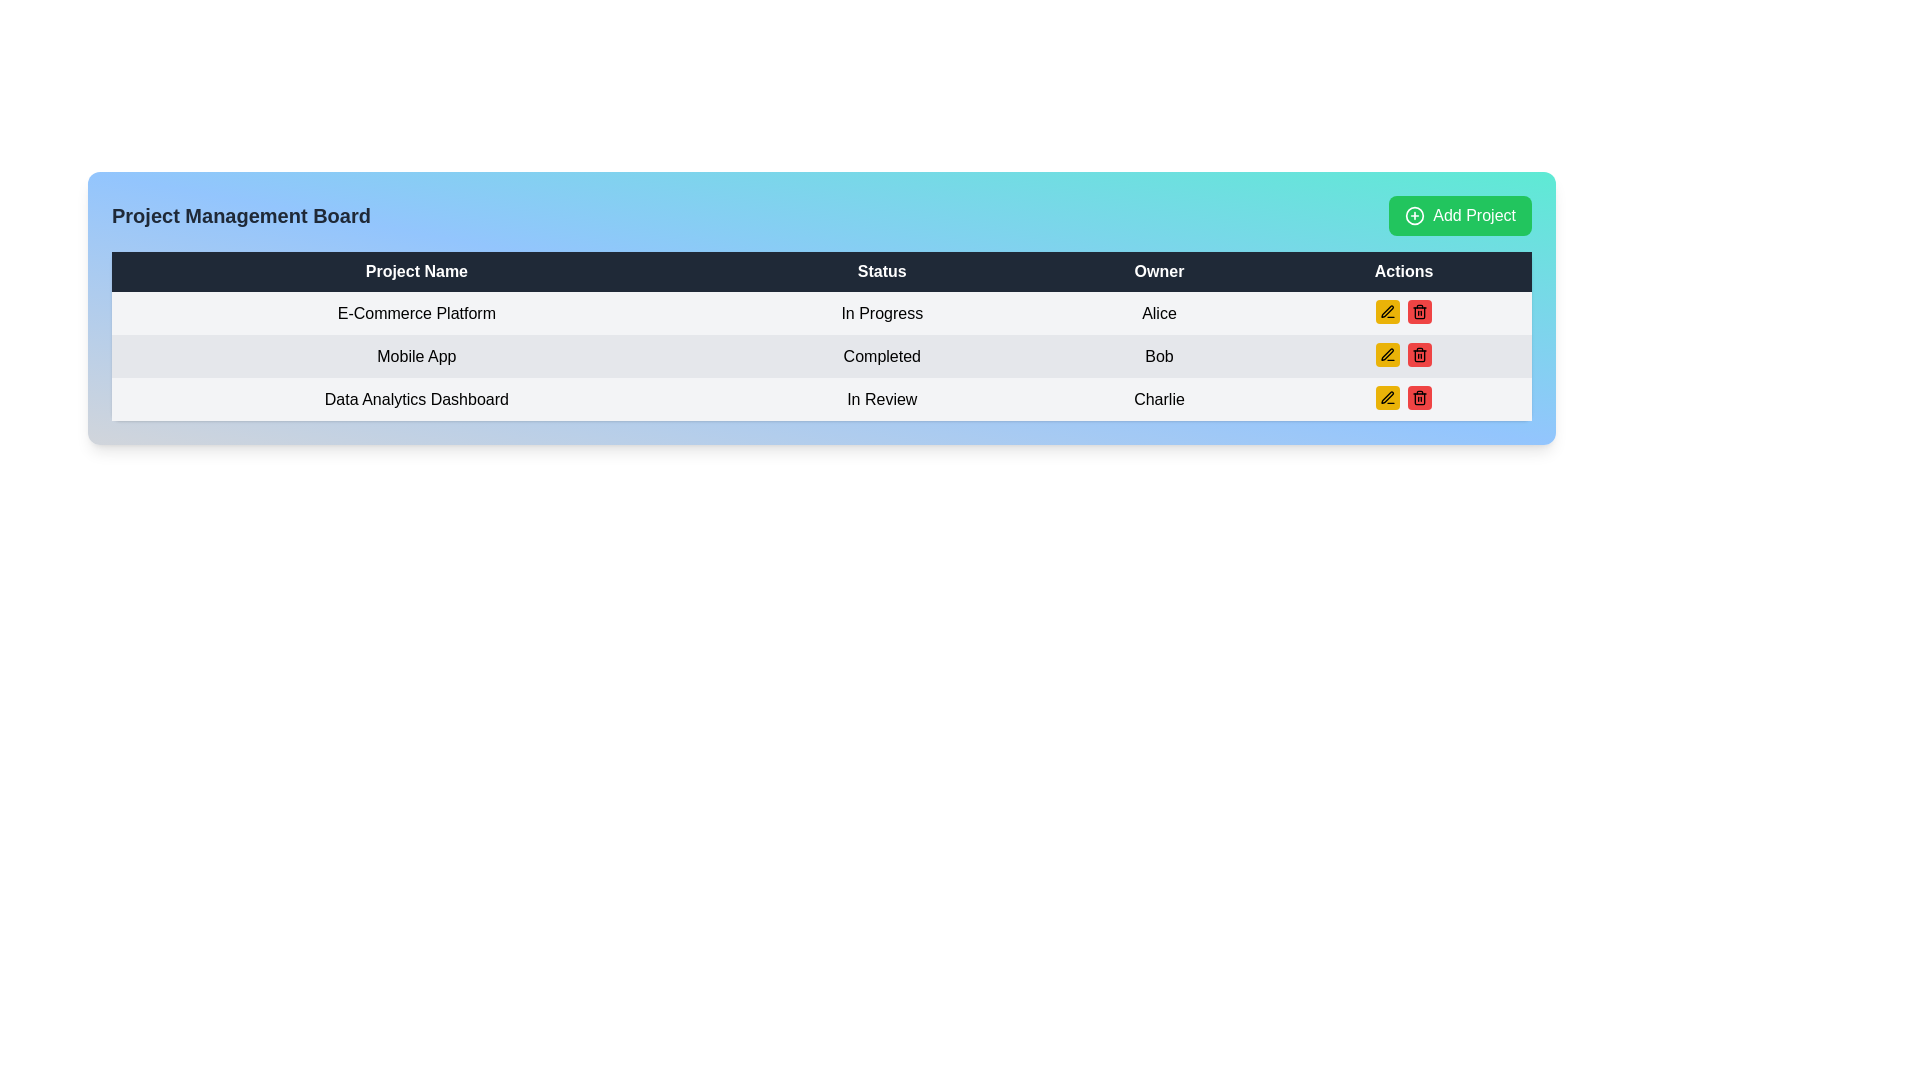 The height and width of the screenshot is (1080, 1920). I want to click on the text label 'Alice' located under the 'Owner' column, so click(1159, 313).